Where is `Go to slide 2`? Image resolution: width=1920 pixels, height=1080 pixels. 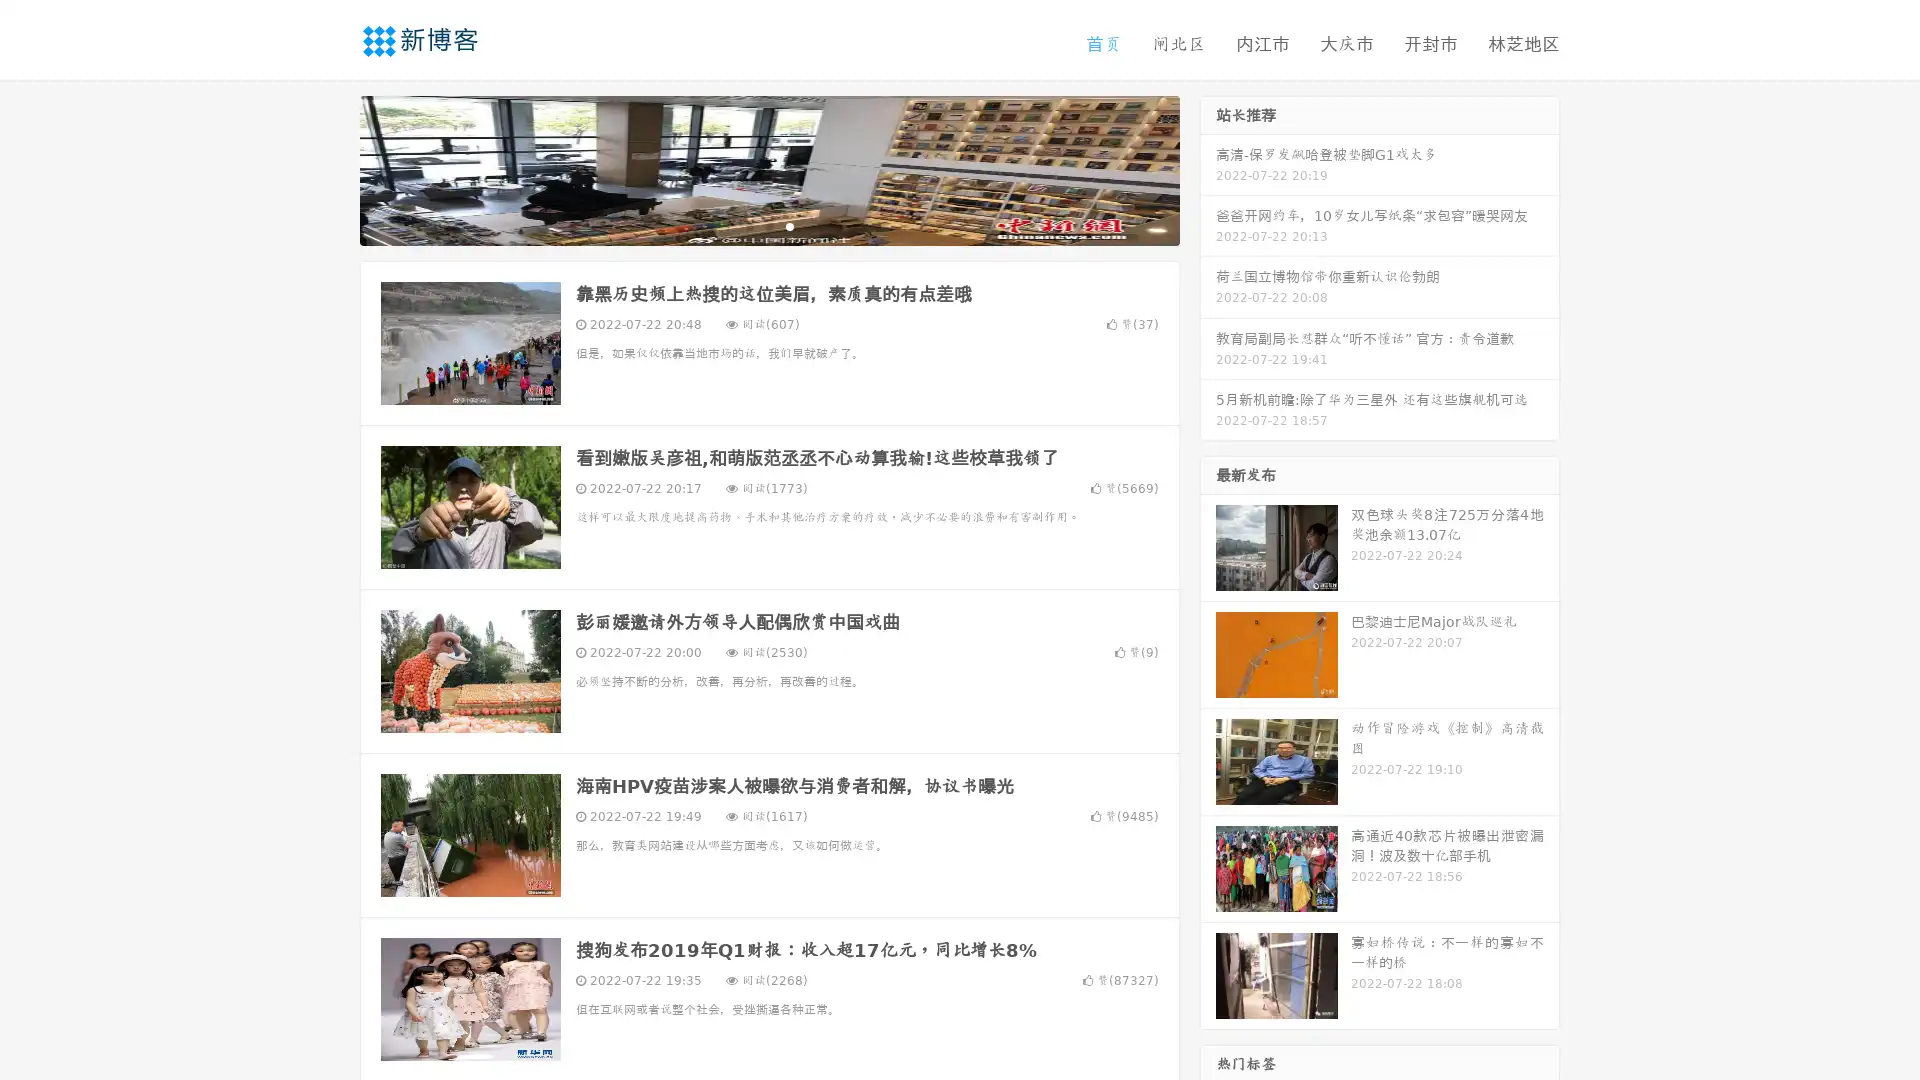
Go to slide 2 is located at coordinates (768, 225).